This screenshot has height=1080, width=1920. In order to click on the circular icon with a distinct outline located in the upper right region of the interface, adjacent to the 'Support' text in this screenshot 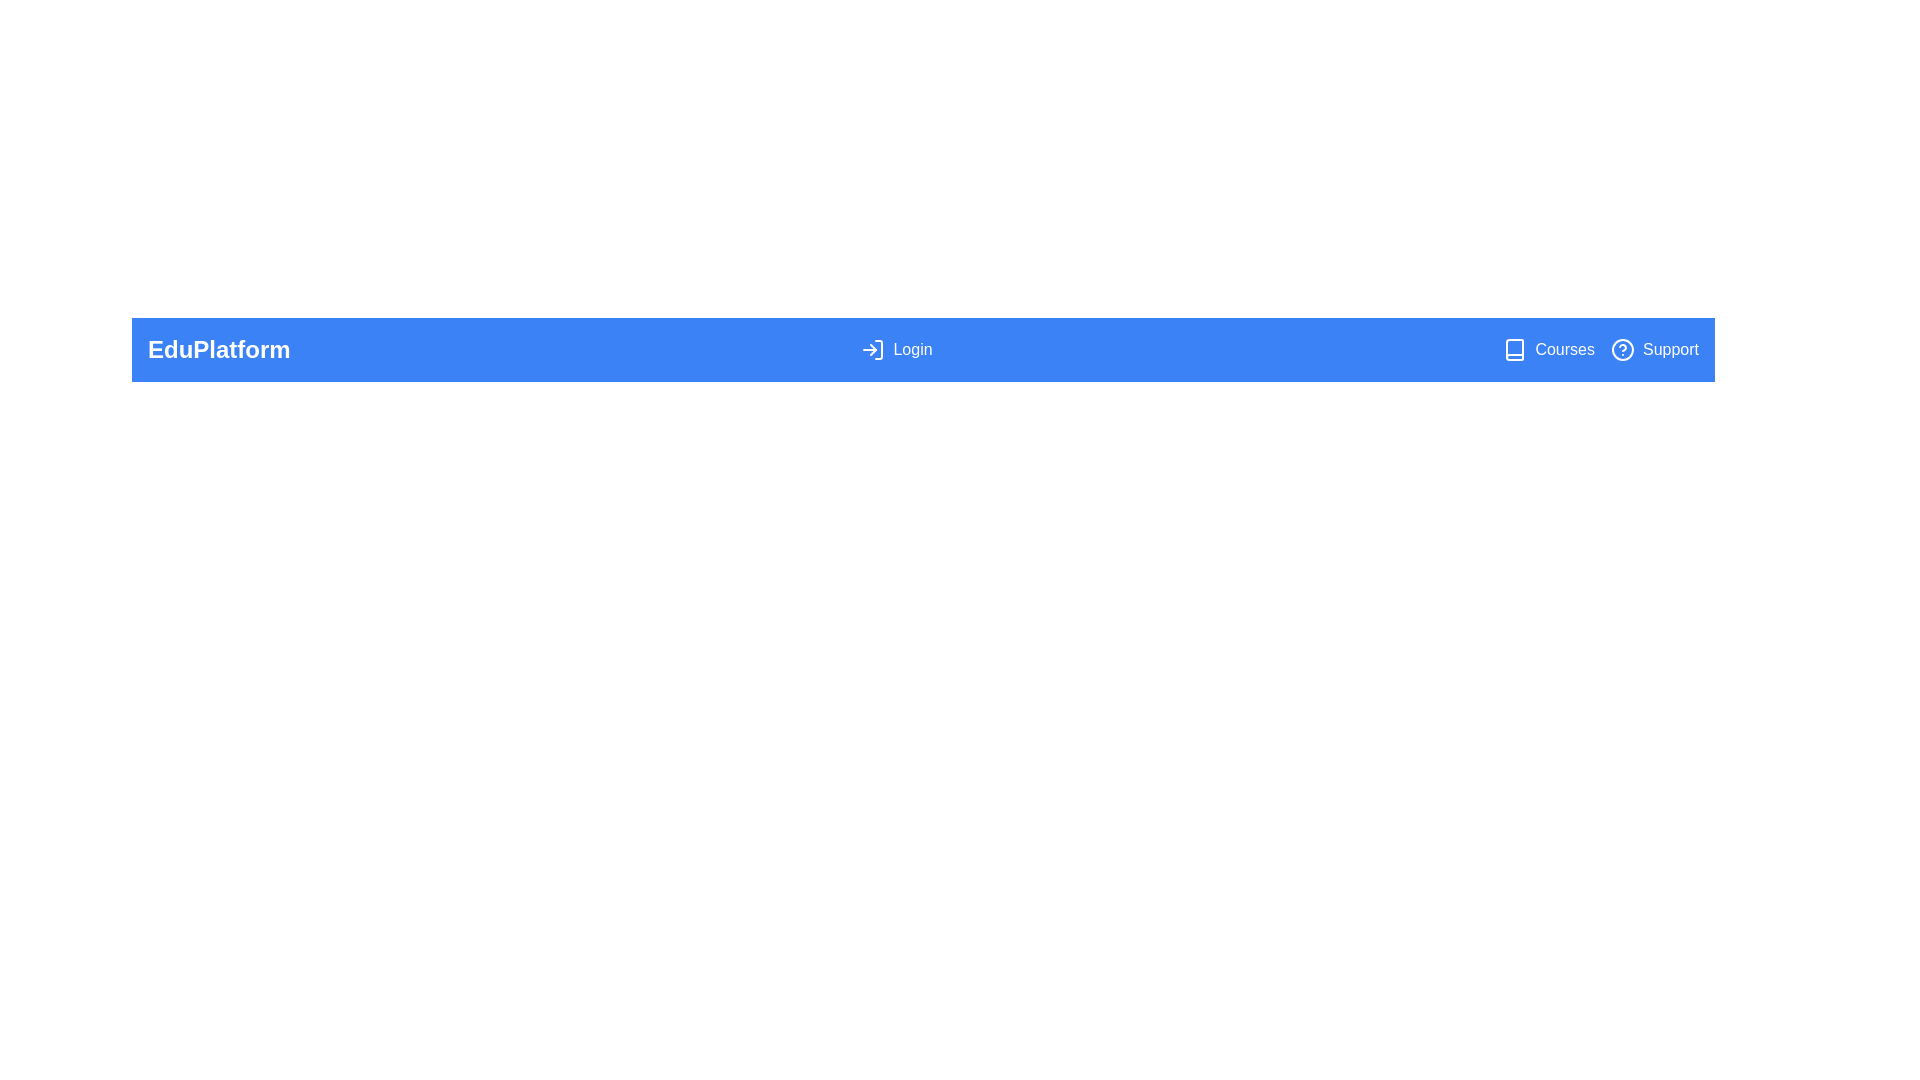, I will do `click(1622, 349)`.